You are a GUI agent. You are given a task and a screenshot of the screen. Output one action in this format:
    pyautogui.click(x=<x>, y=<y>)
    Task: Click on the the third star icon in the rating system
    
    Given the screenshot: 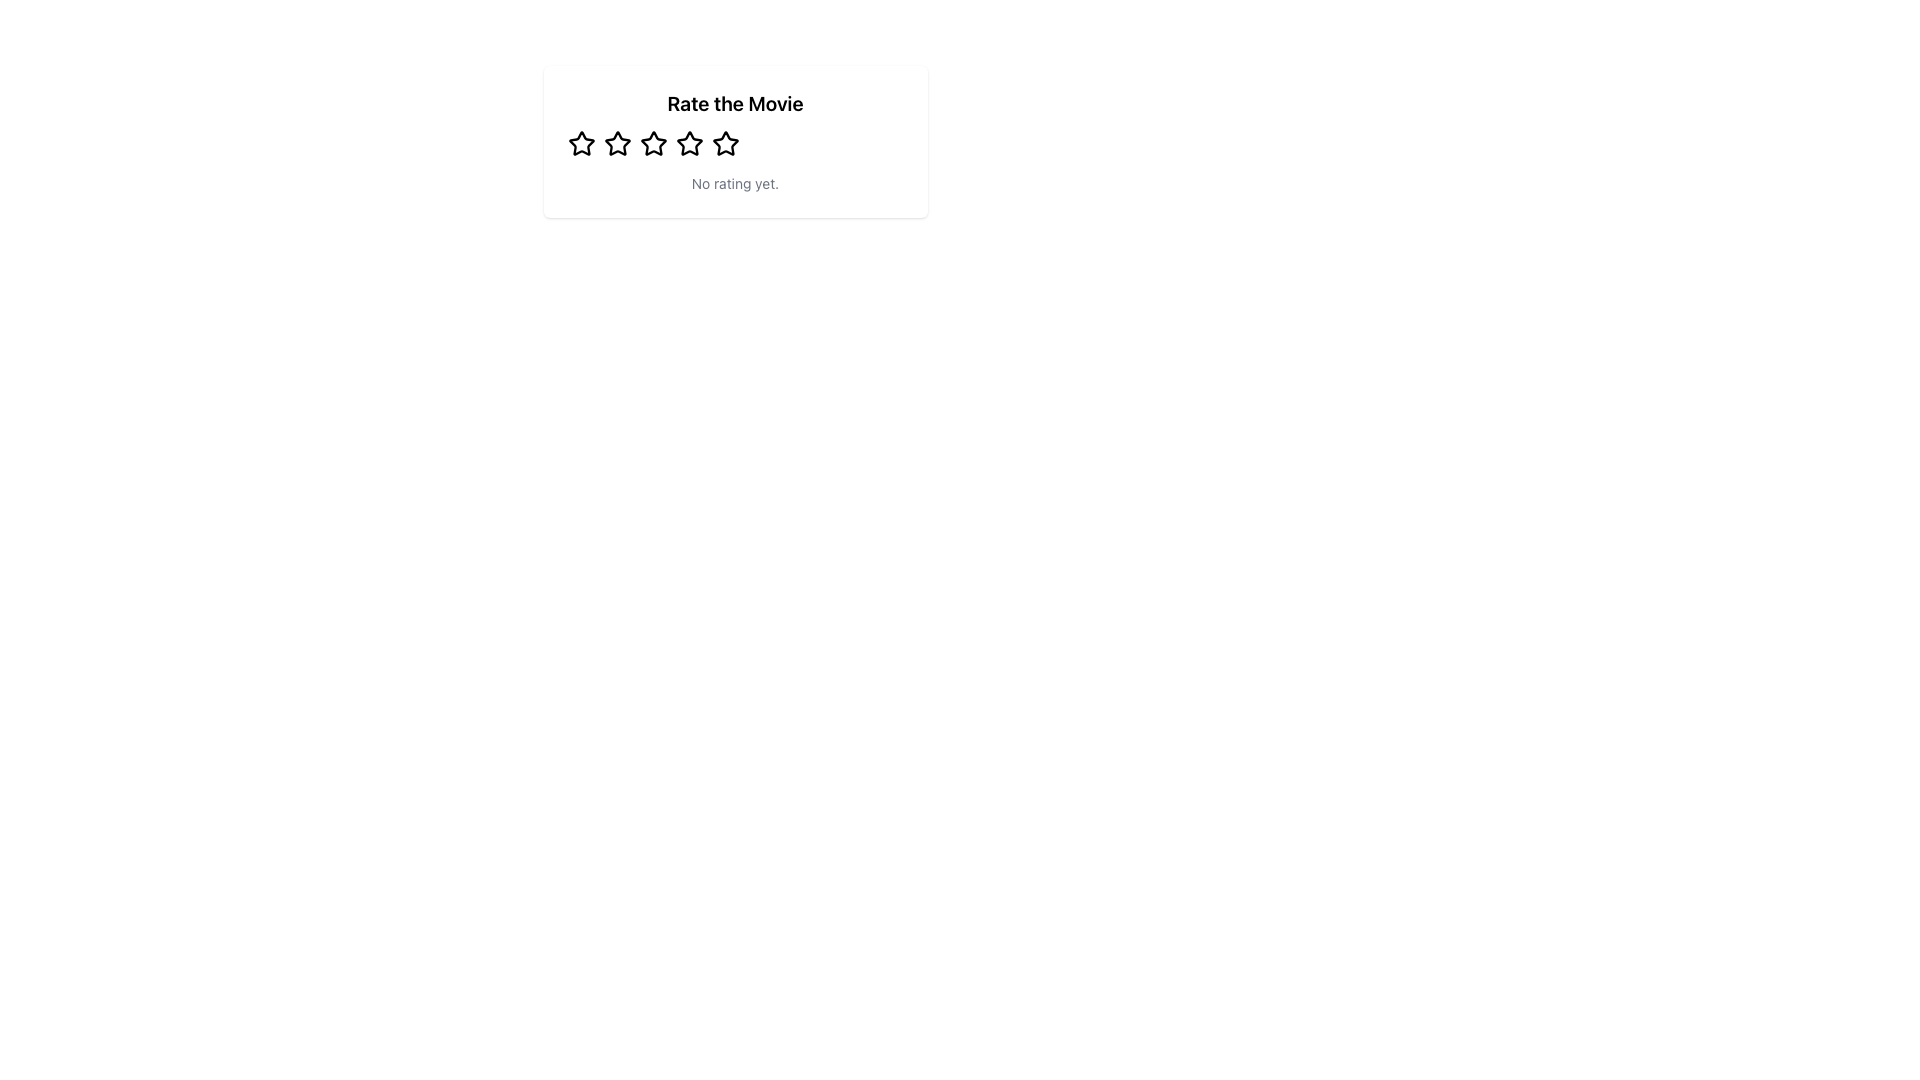 What is the action you would take?
    pyautogui.click(x=689, y=142)
    